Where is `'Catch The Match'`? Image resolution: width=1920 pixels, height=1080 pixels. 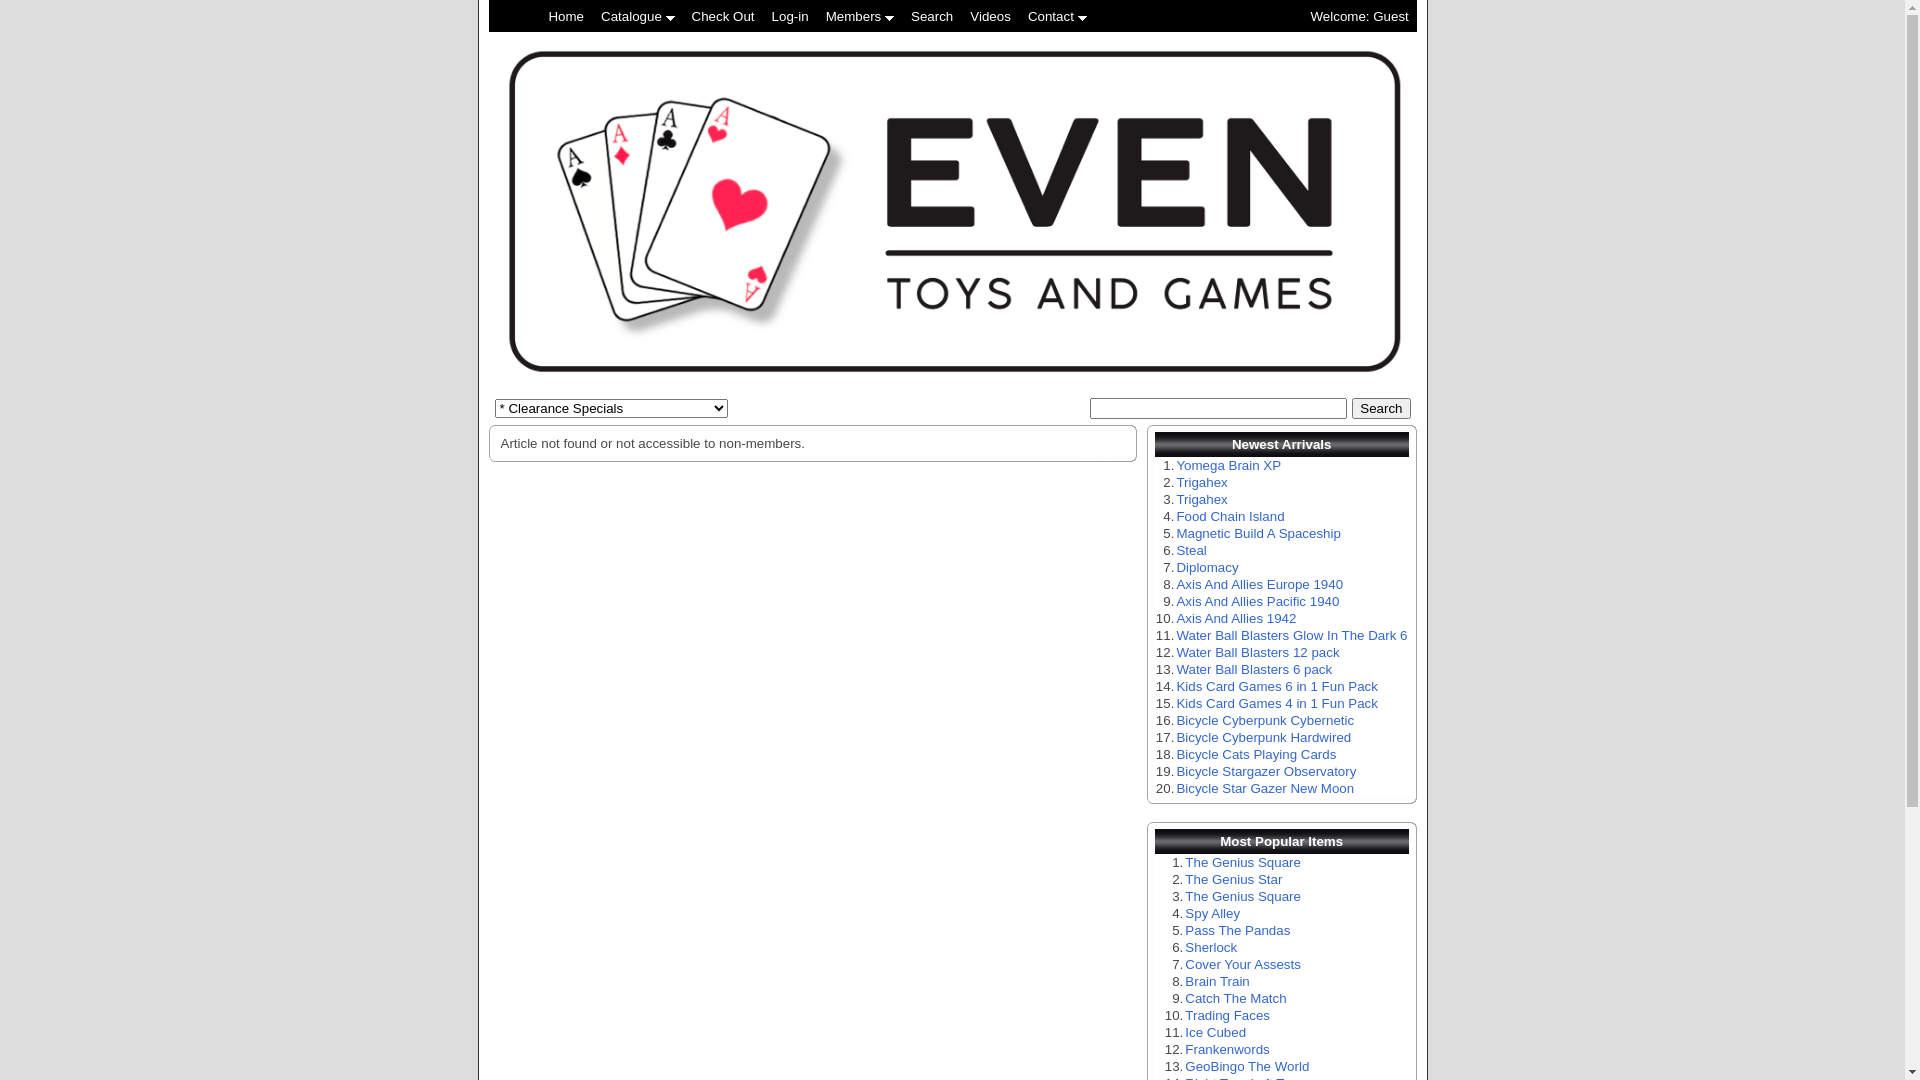
'Catch The Match' is located at coordinates (1185, 998).